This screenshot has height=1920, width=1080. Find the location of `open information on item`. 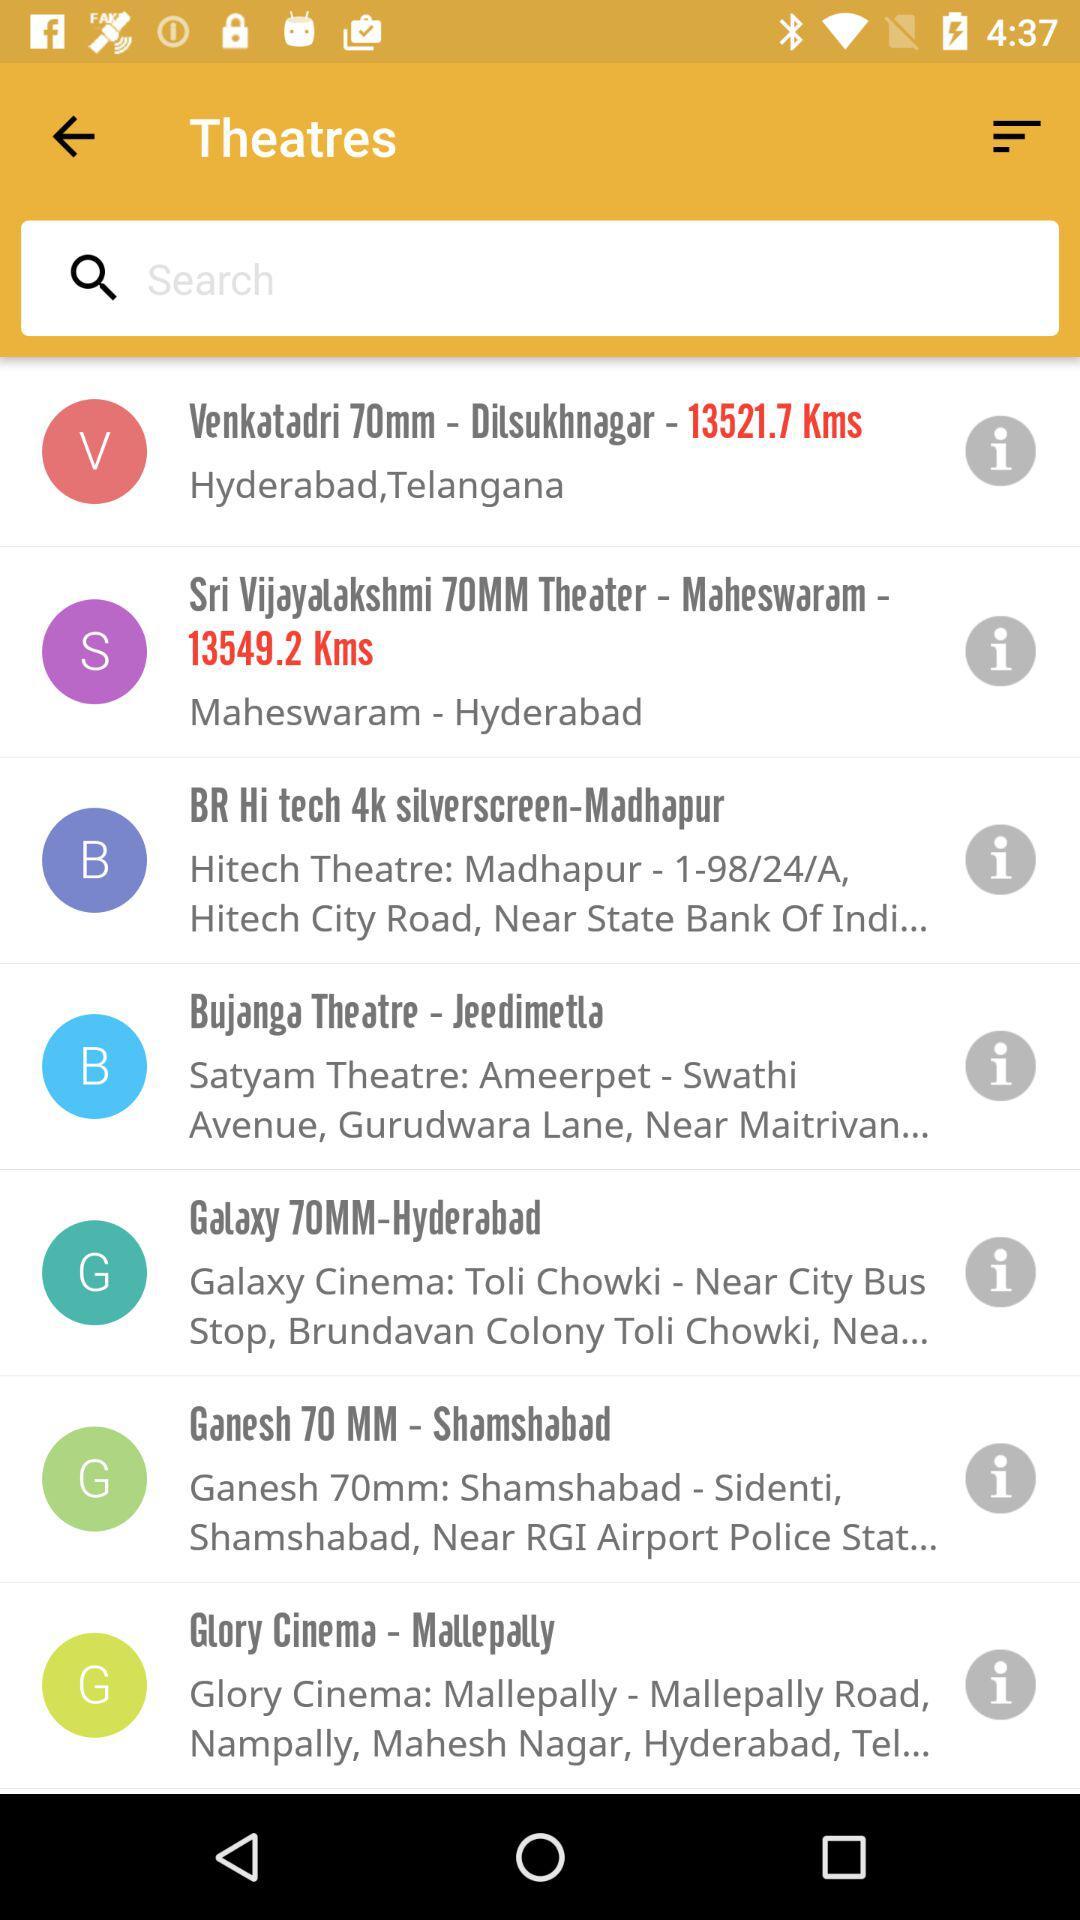

open information on item is located at coordinates (1001, 860).